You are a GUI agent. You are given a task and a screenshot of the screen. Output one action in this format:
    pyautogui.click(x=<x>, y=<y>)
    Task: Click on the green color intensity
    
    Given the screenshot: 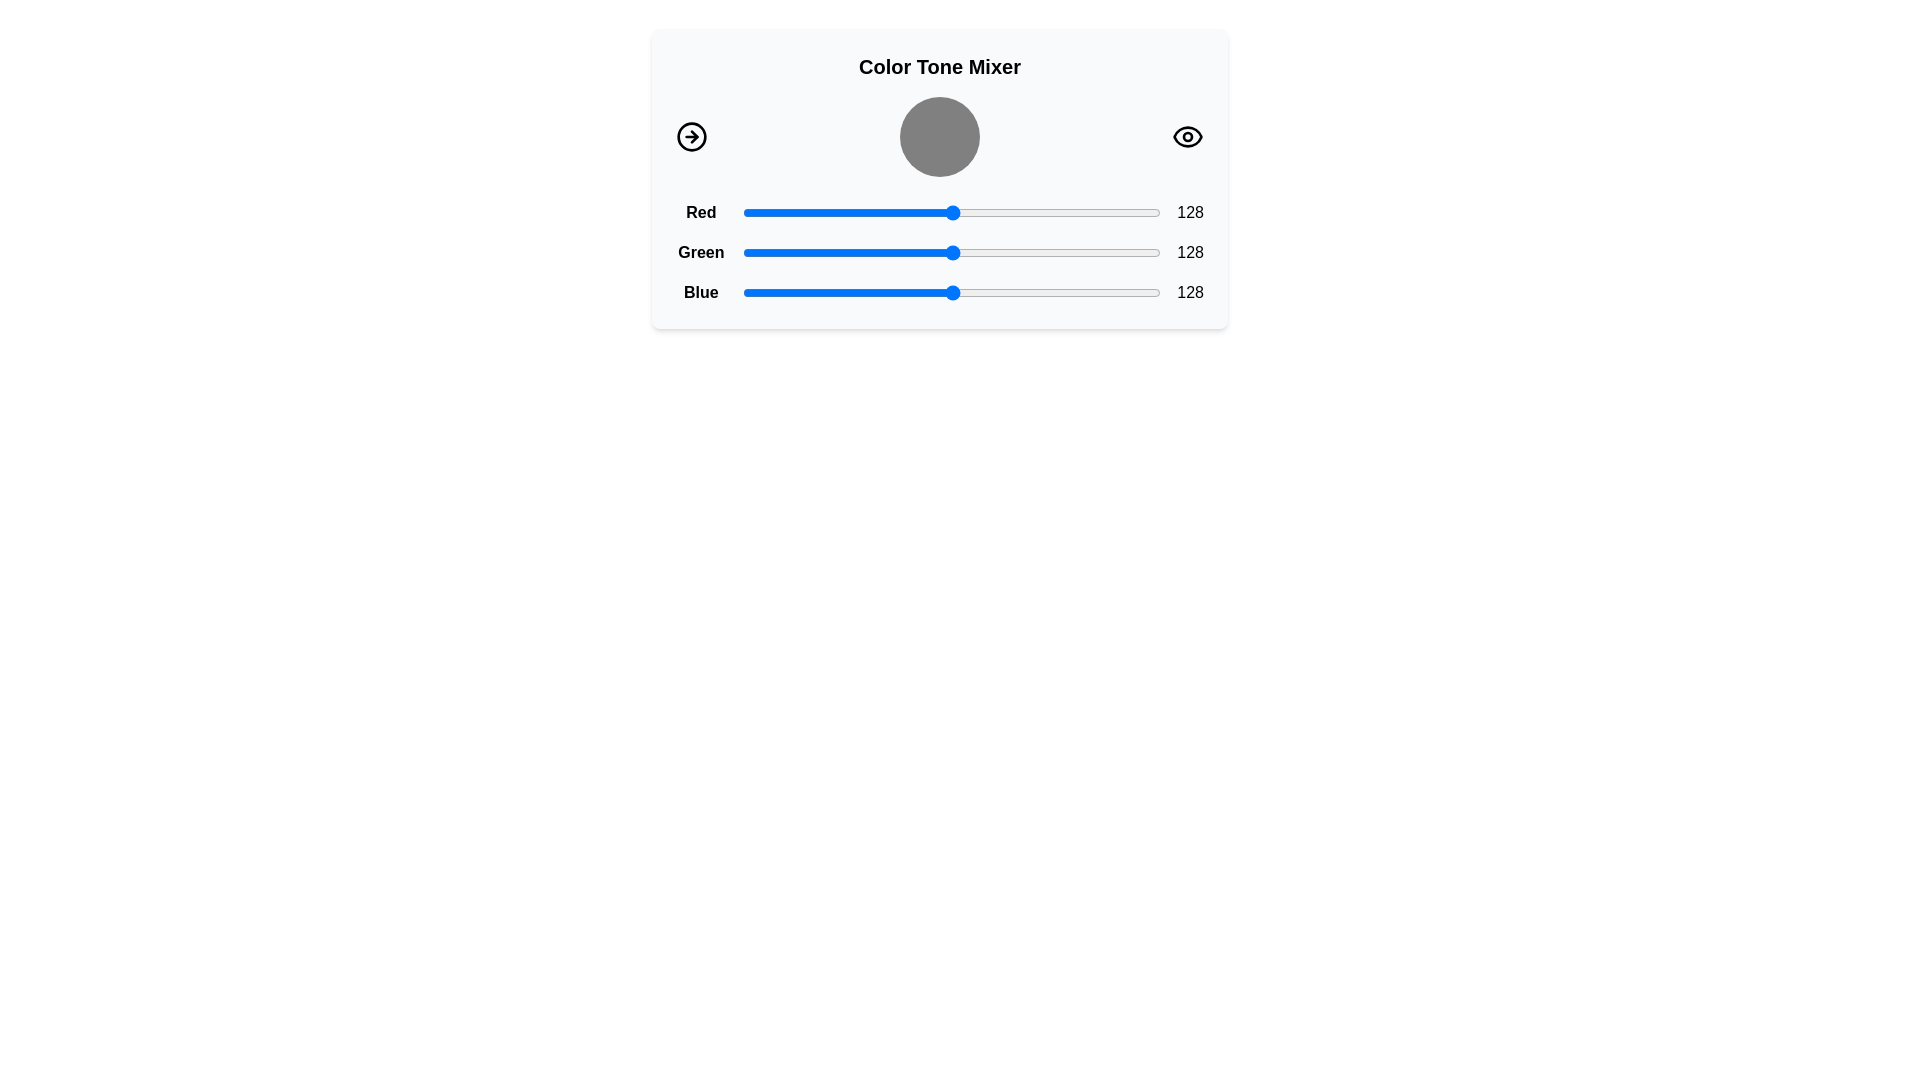 What is the action you would take?
    pyautogui.click(x=887, y=252)
    